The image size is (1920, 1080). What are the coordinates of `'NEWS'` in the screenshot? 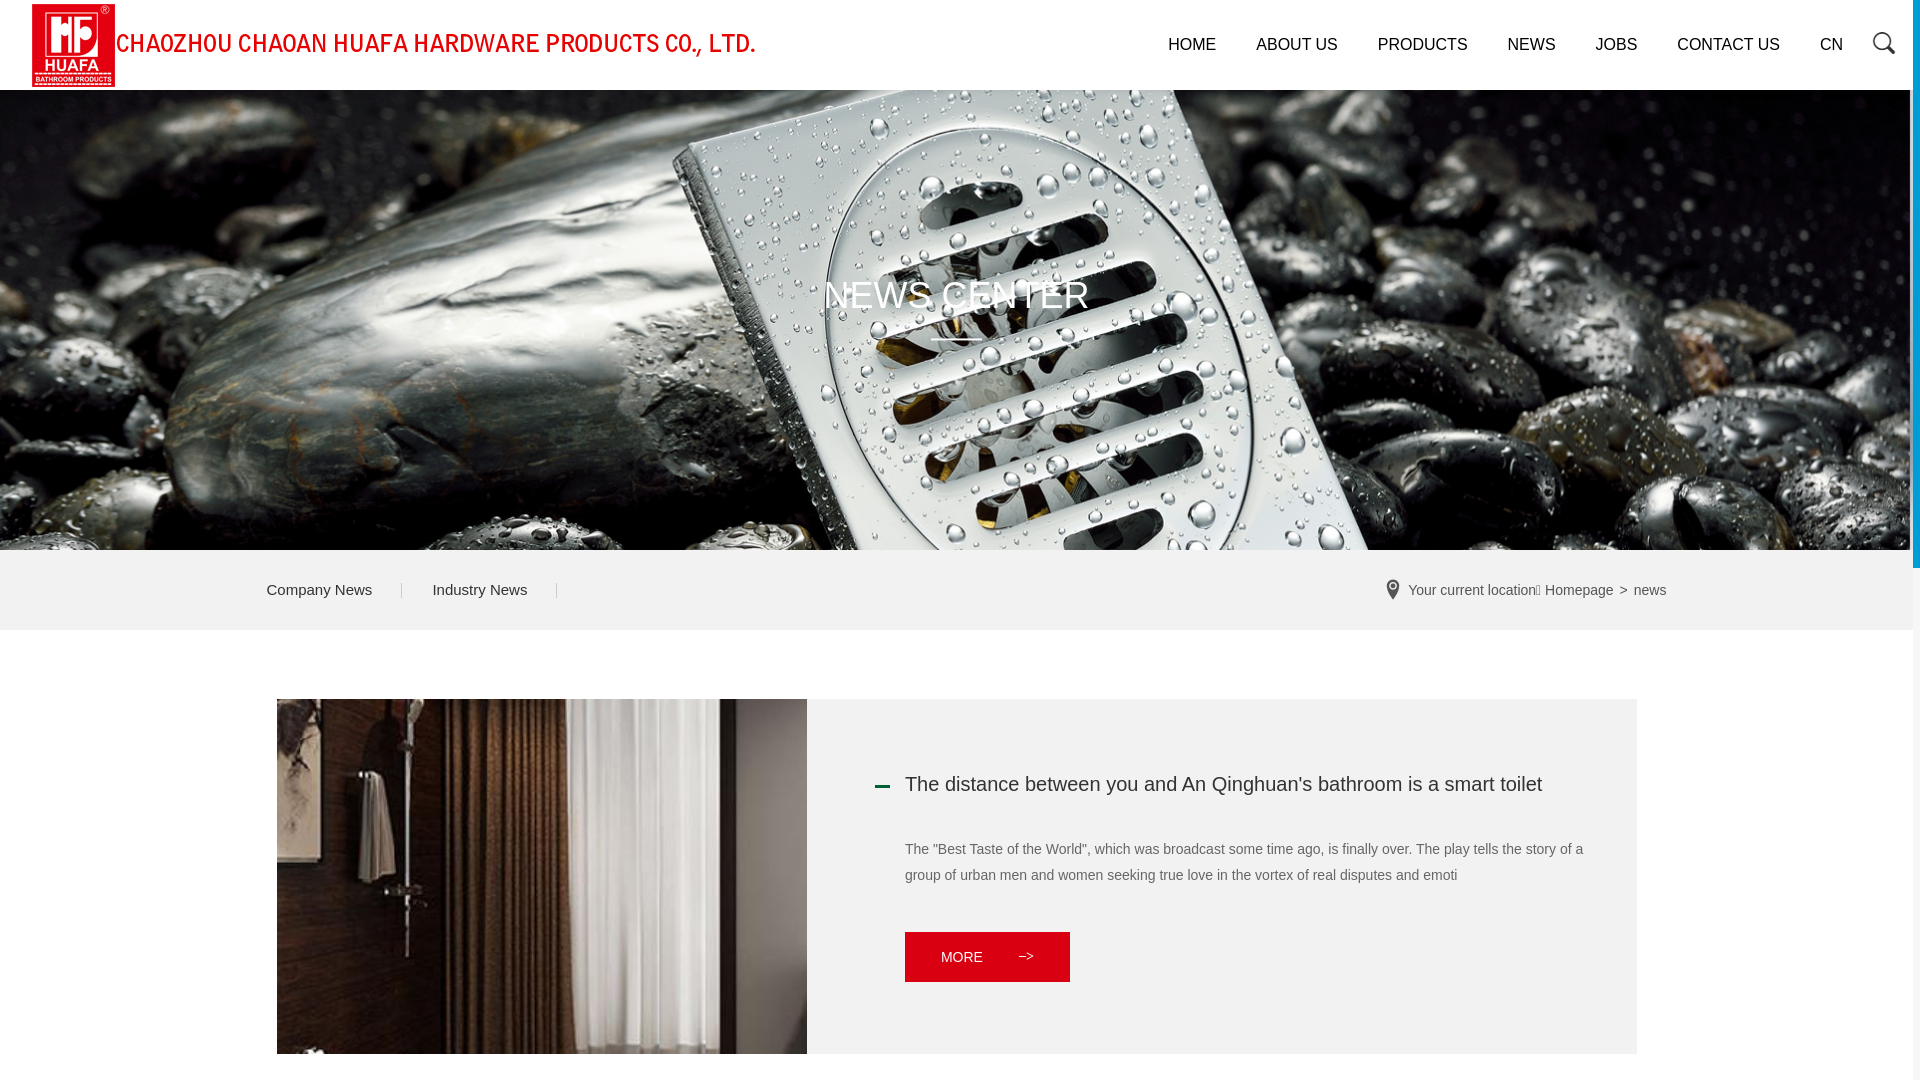 It's located at (1530, 45).